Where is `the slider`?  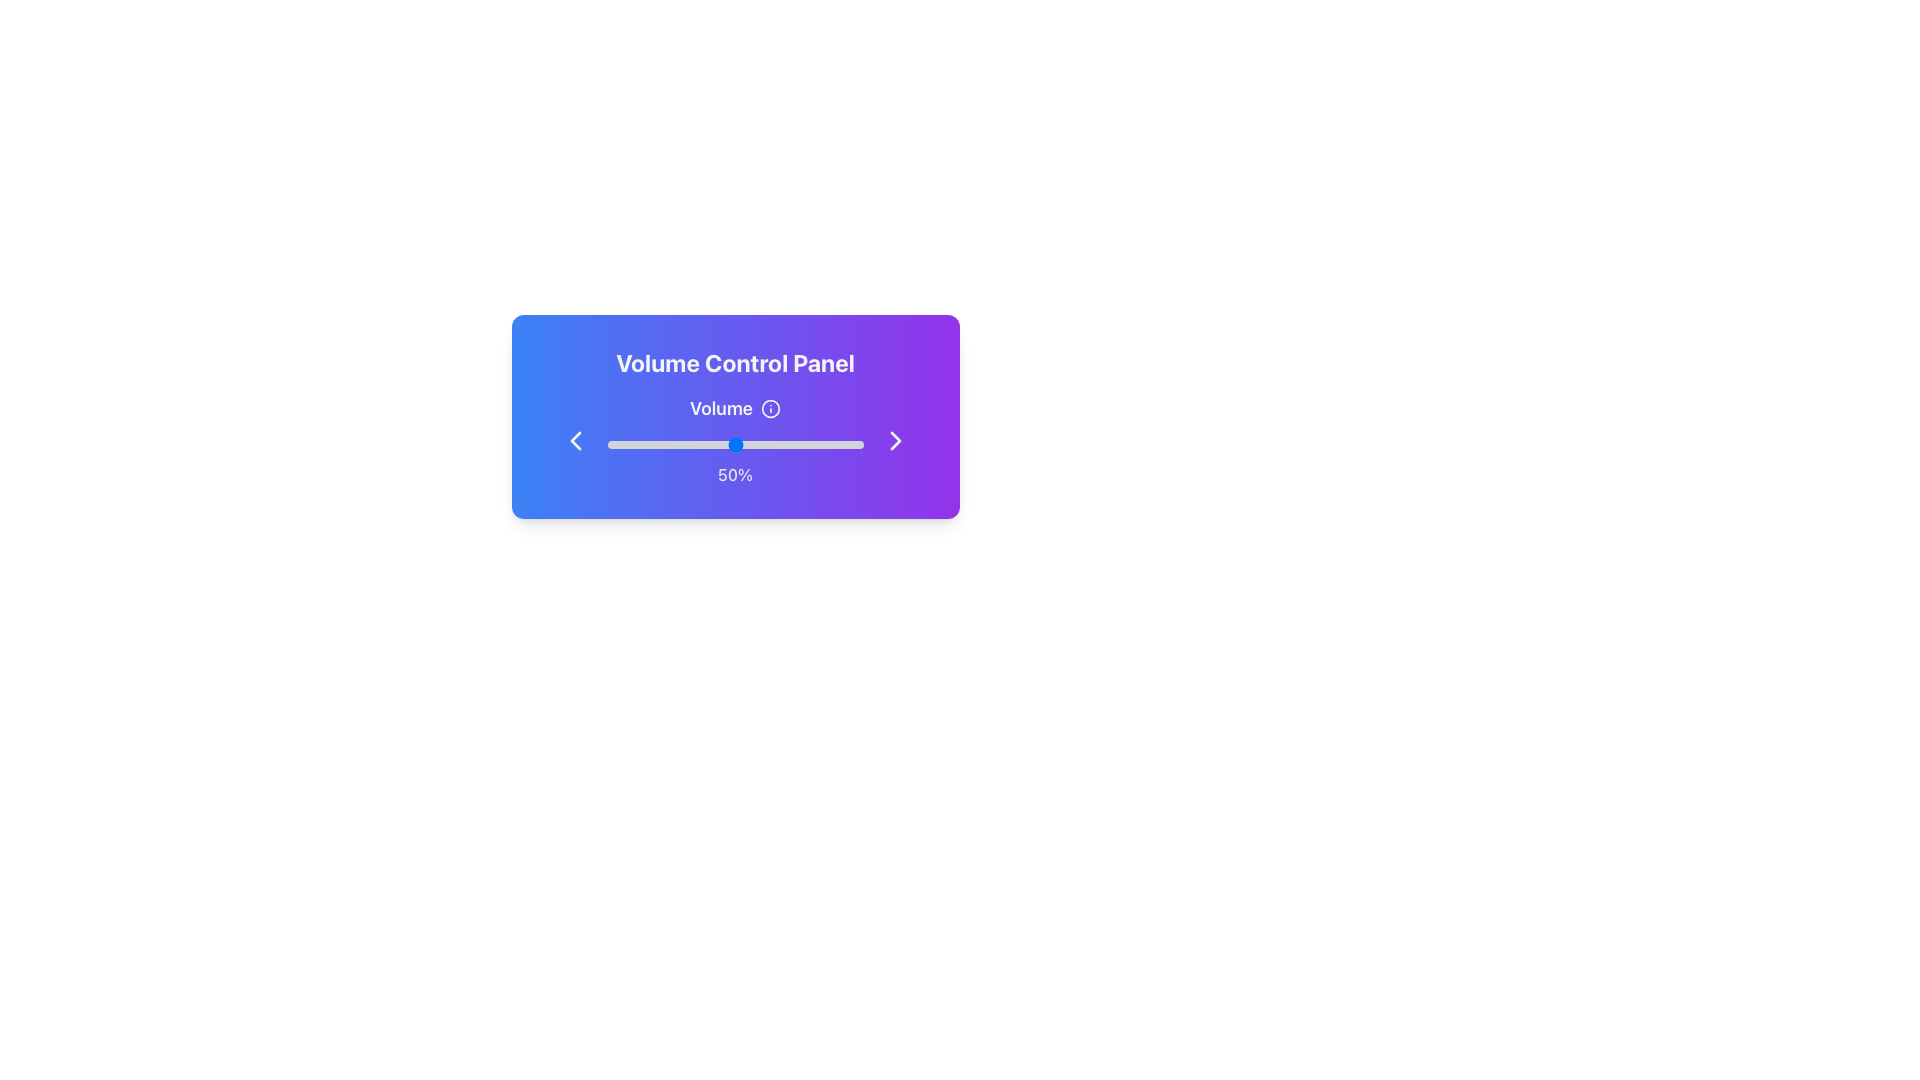
the slider is located at coordinates (843, 443).